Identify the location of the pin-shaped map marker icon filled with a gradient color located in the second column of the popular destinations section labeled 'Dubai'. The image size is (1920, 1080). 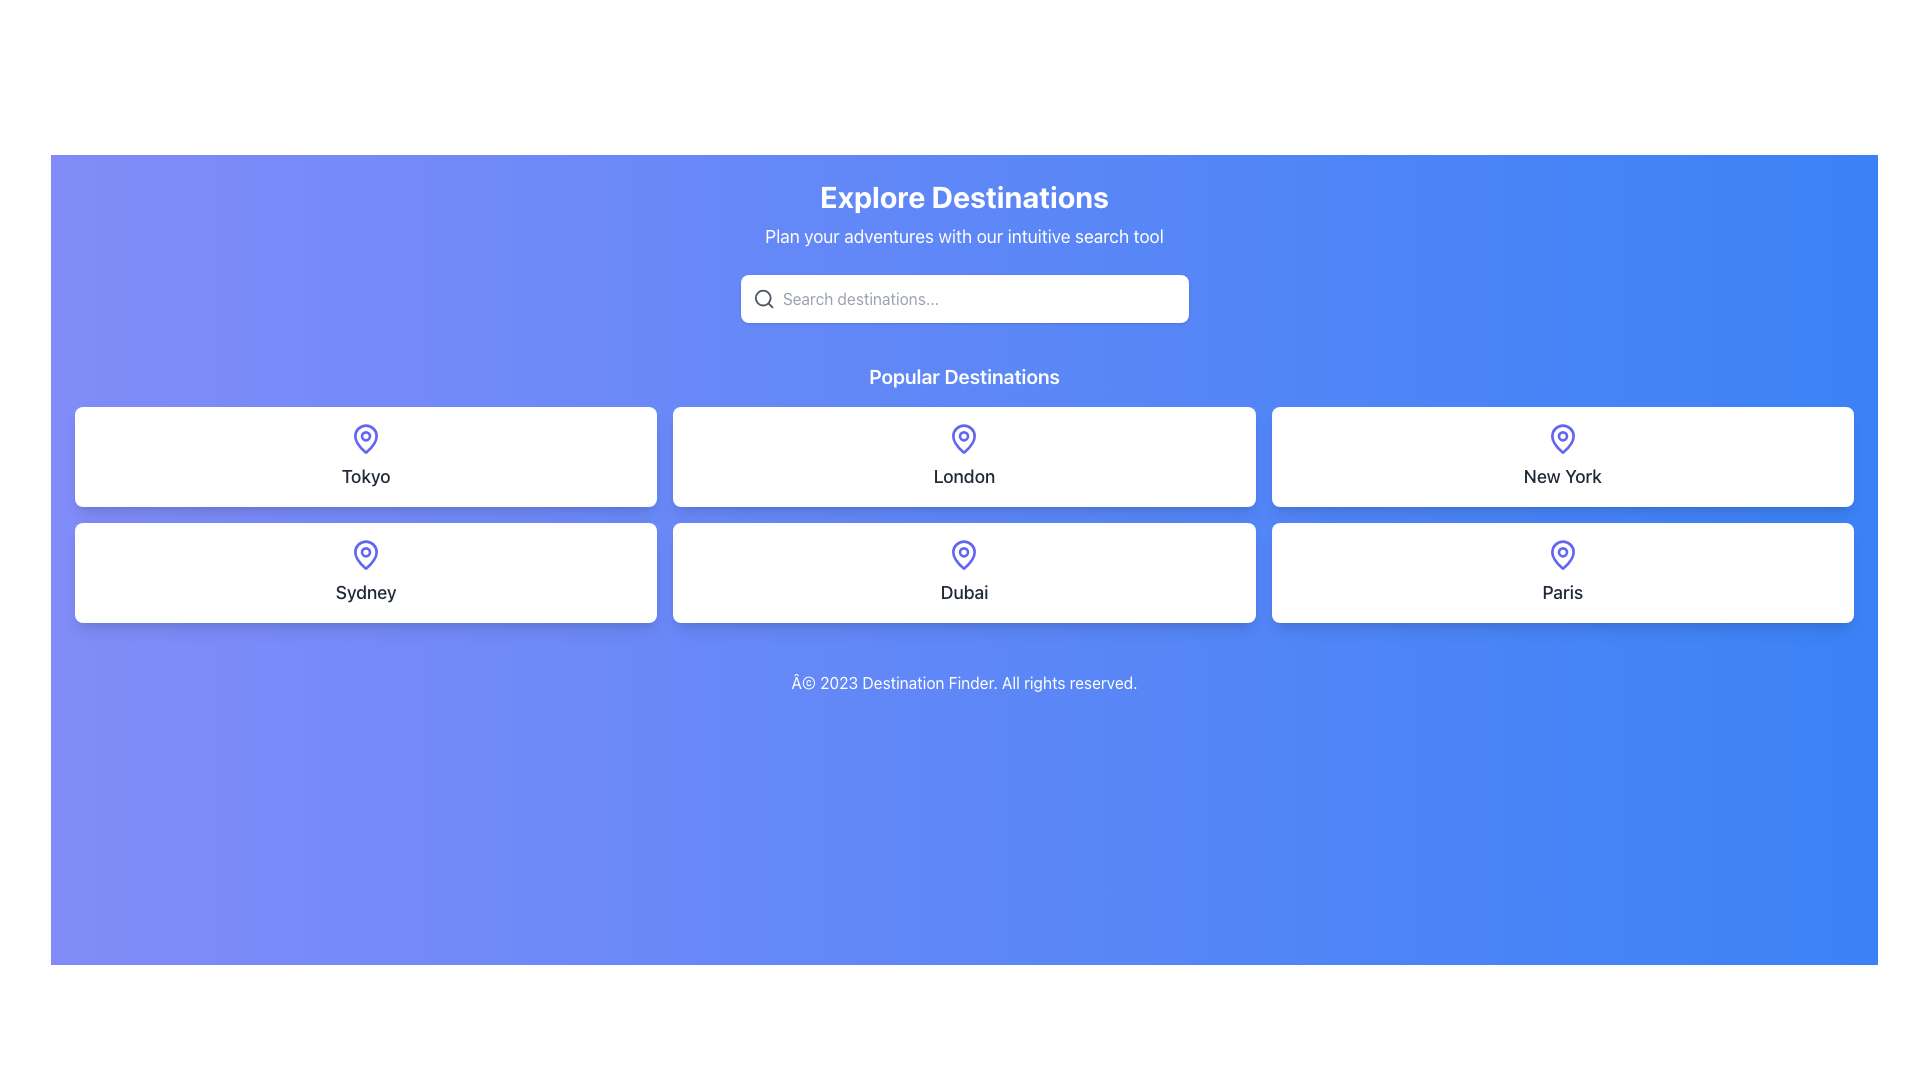
(964, 555).